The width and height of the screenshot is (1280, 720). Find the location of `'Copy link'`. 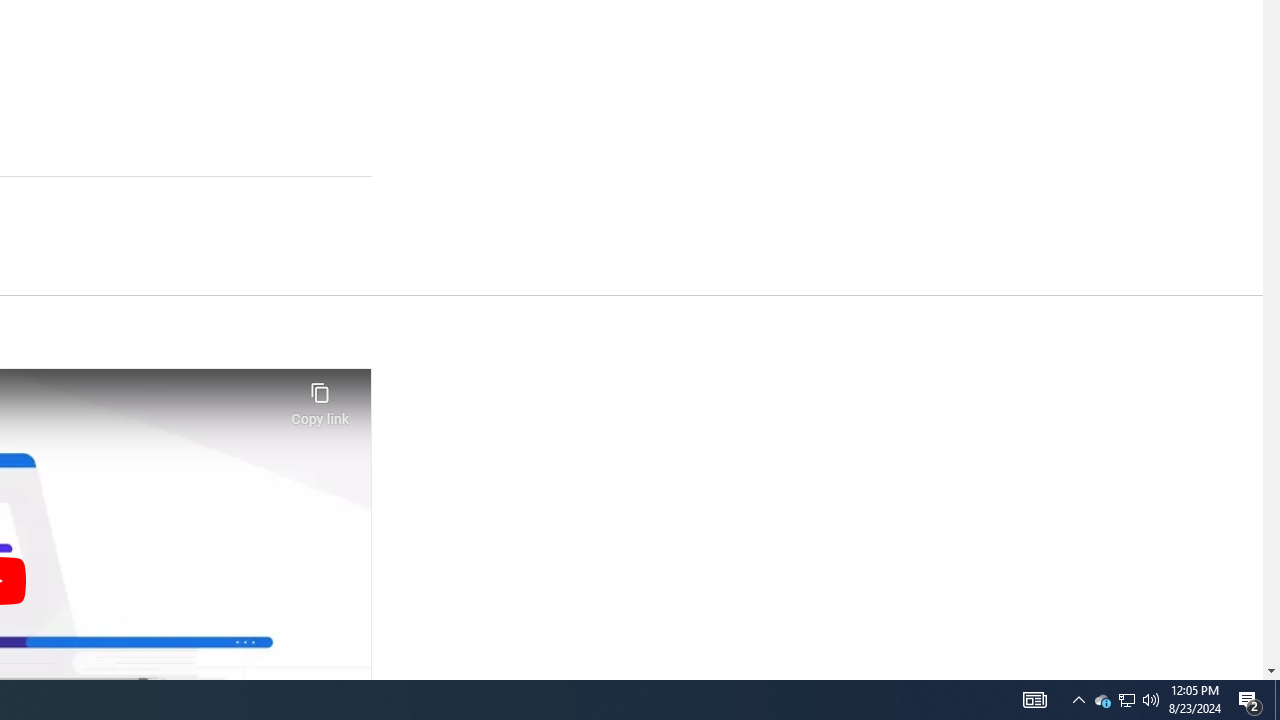

'Copy link' is located at coordinates (320, 398).